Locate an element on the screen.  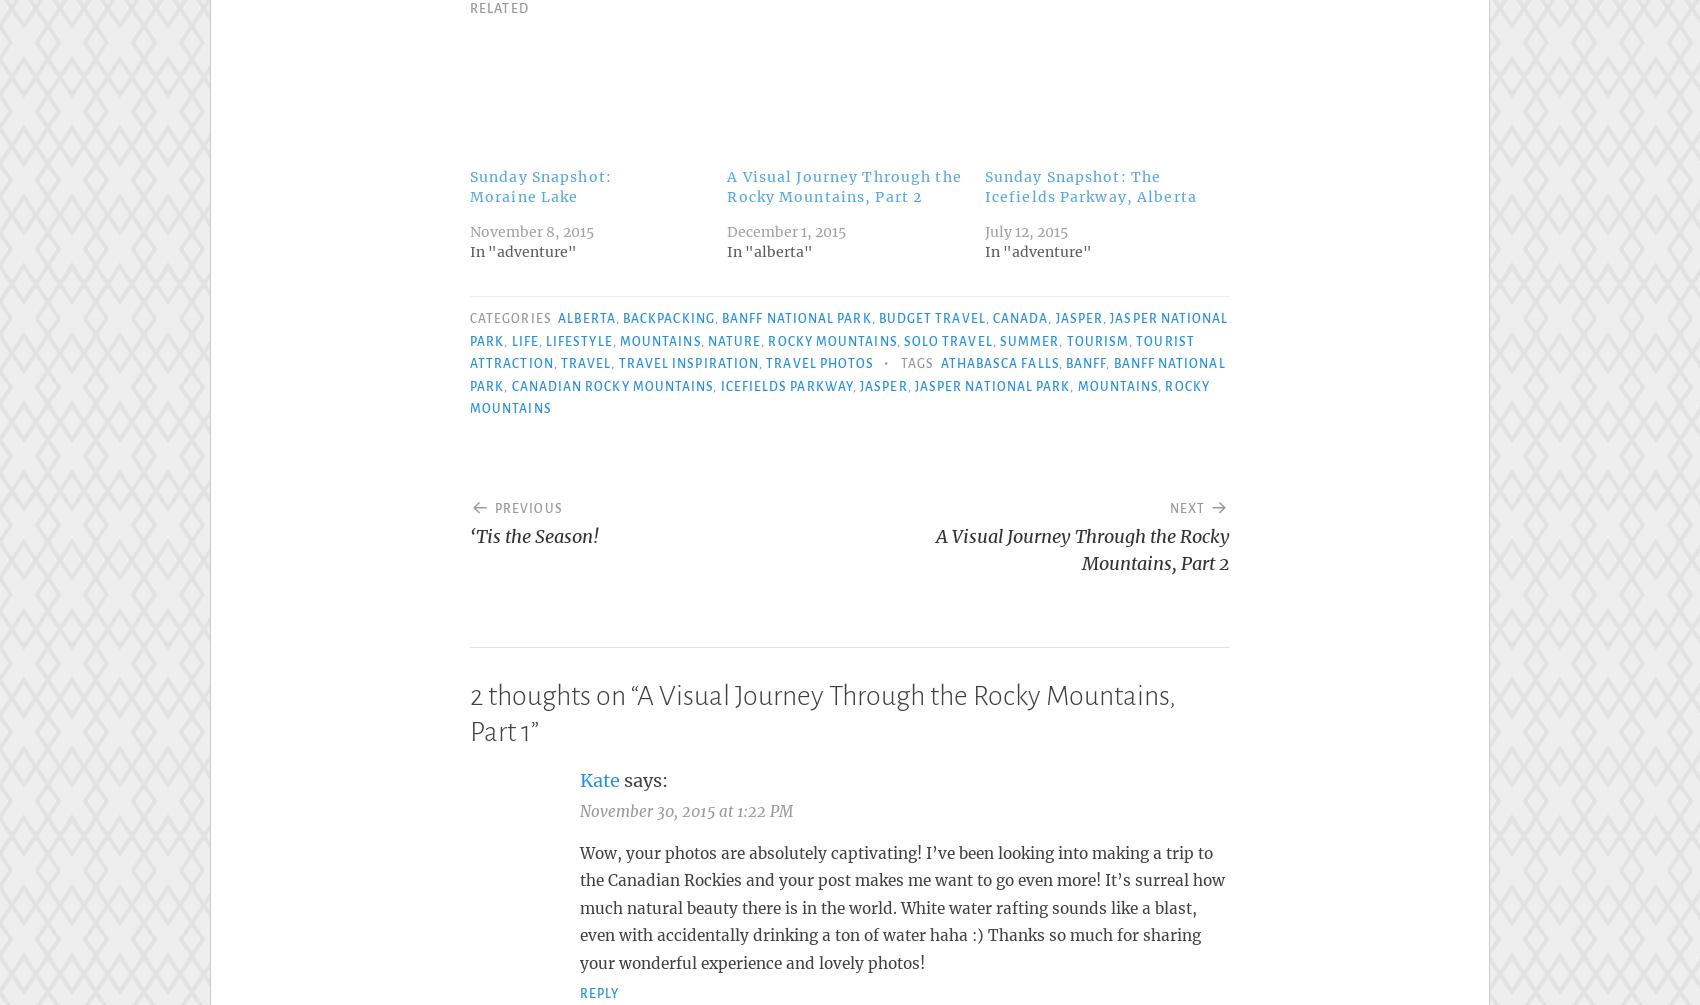
'travel inspiration' is located at coordinates (688, 358).